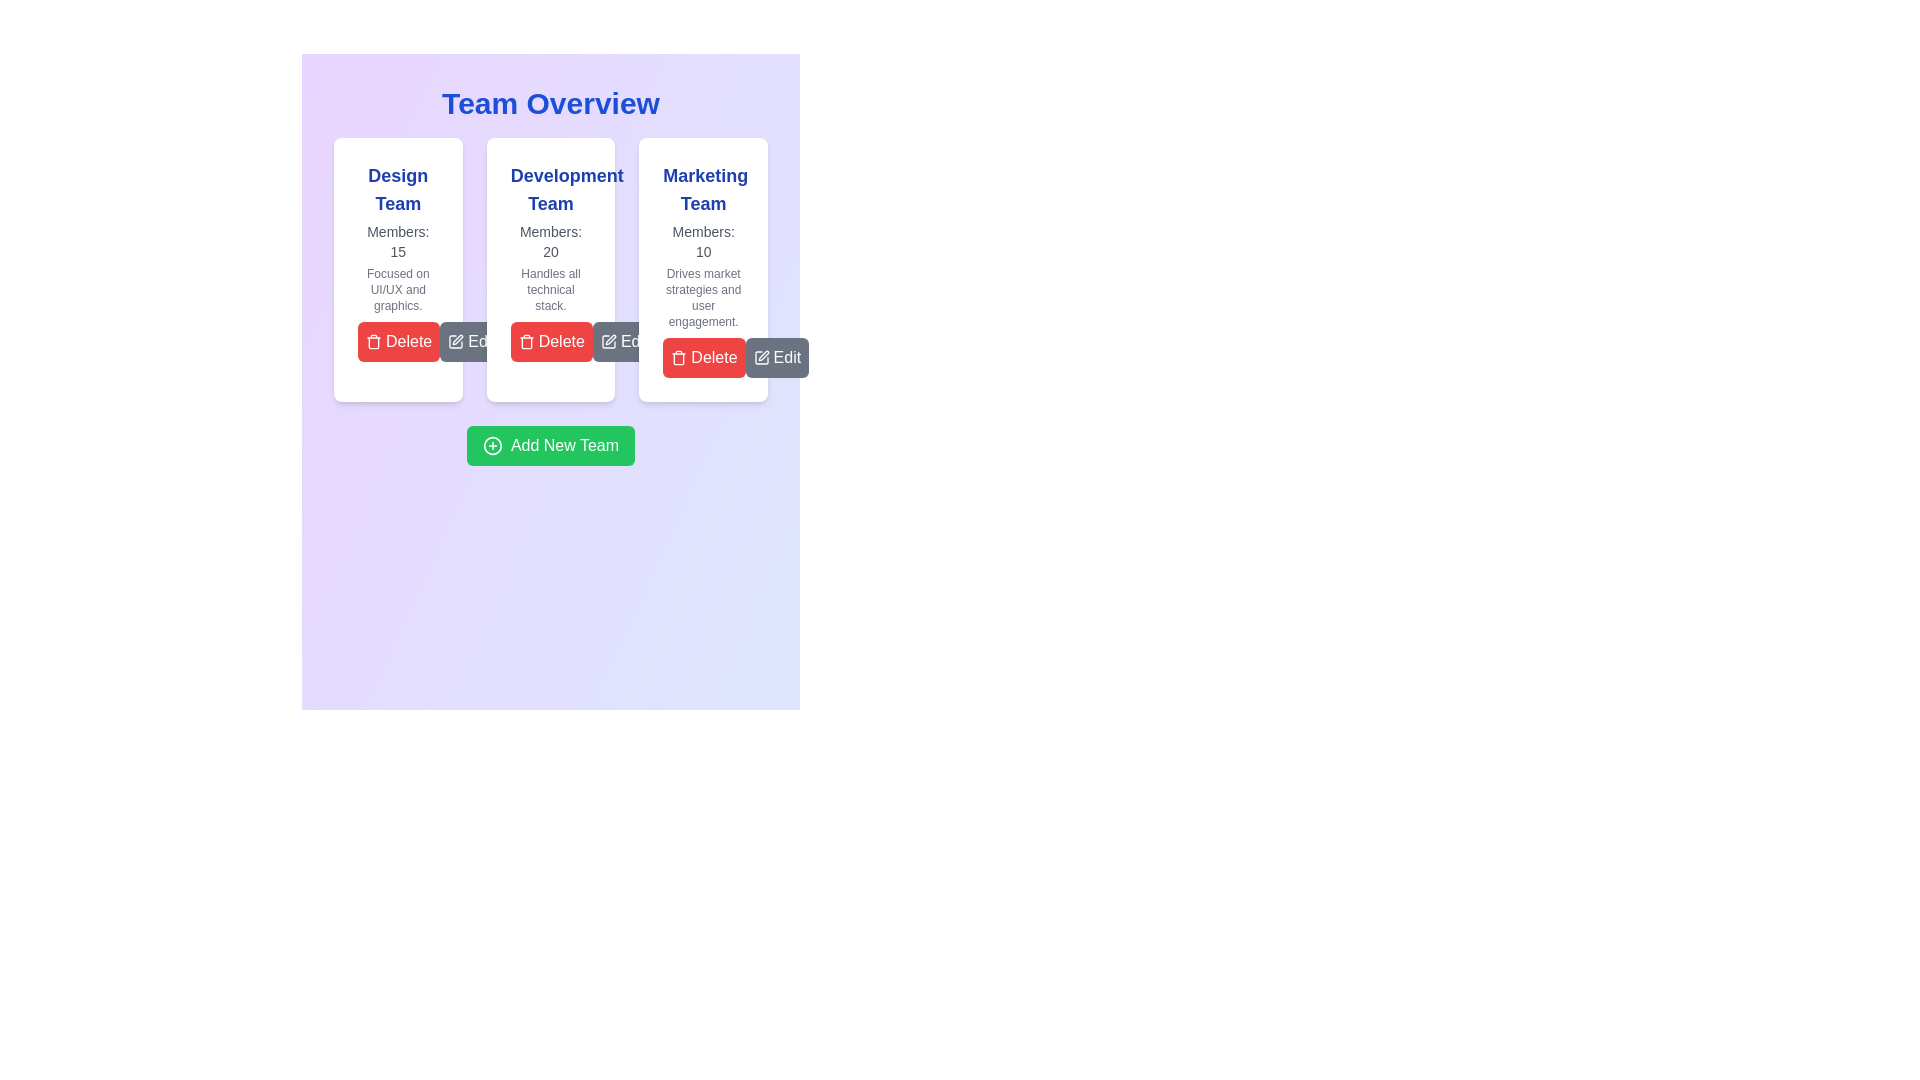 The height and width of the screenshot is (1080, 1920). I want to click on the Delete button located at the bottom-right section of the 'Marketing Team' card, under the description text 'Drives market strategies and user engagement.', so click(703, 357).